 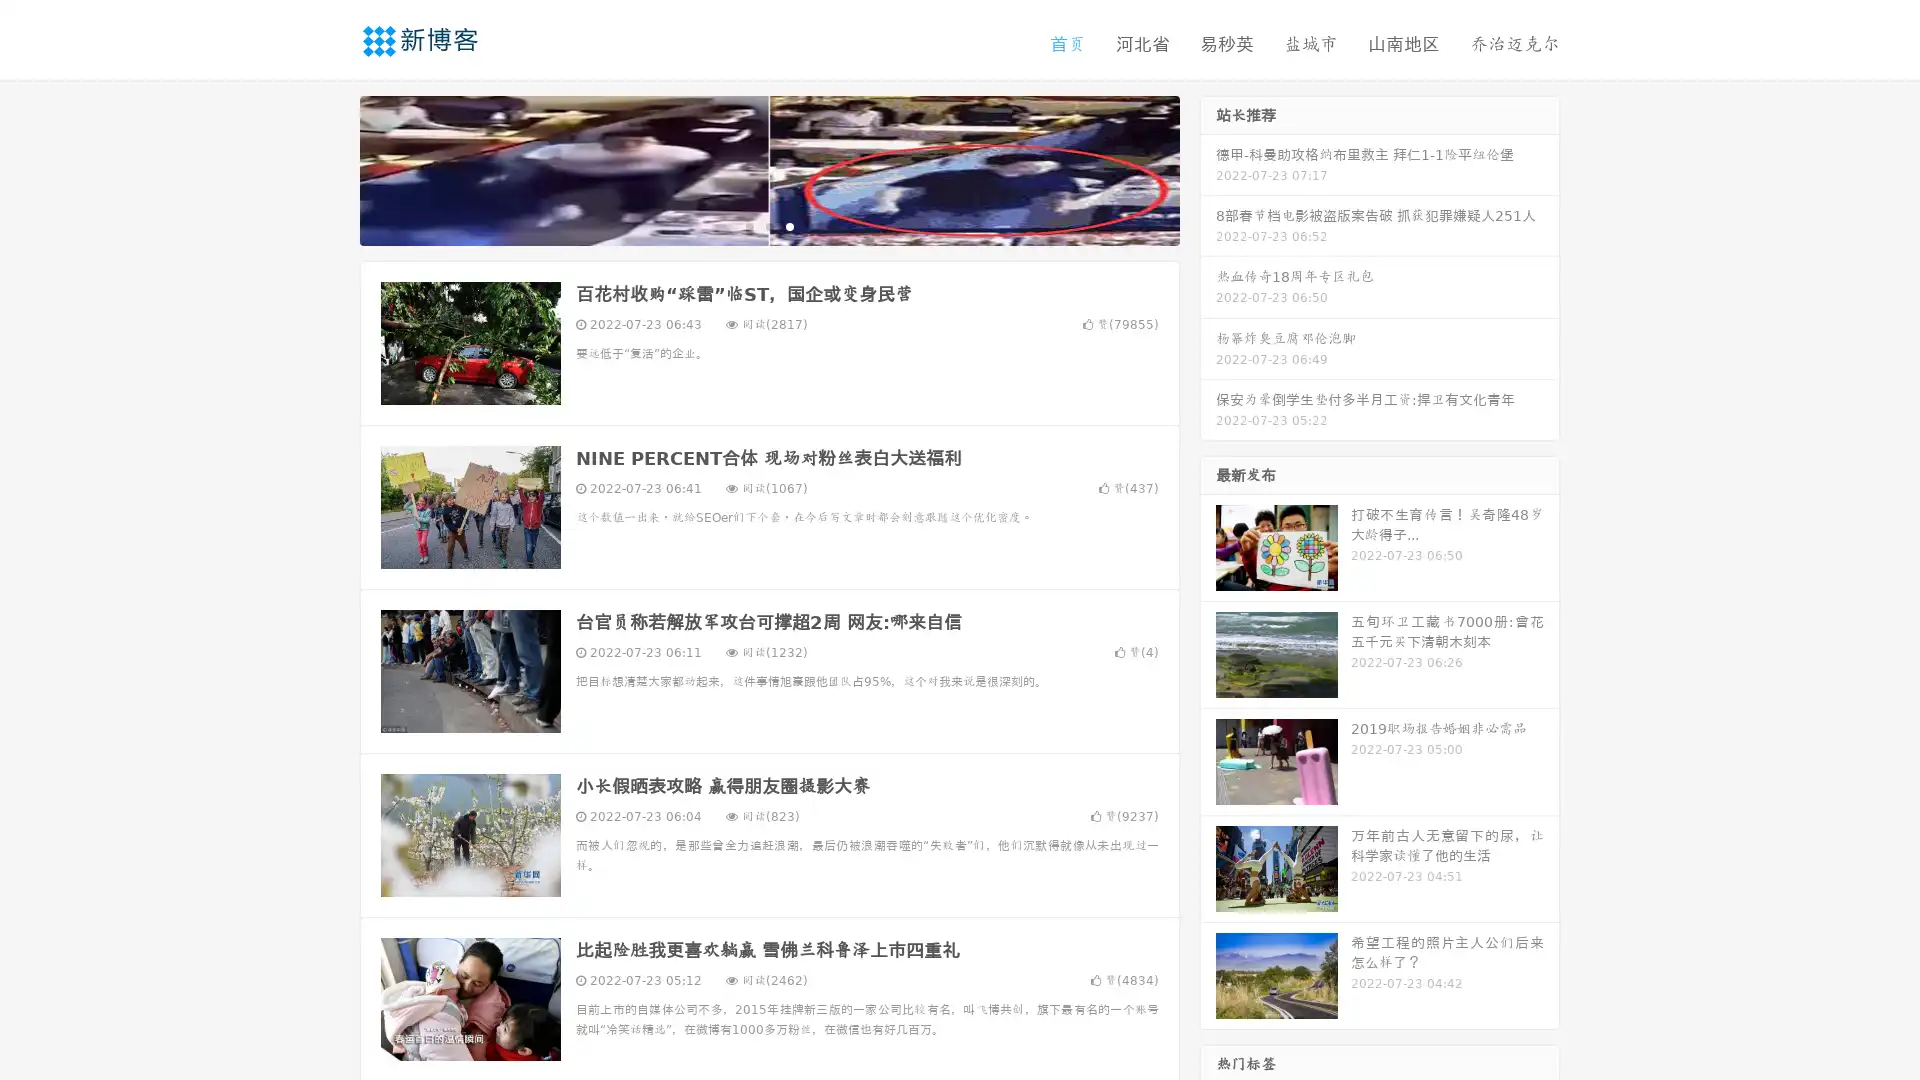 I want to click on Go to slide 3, so click(x=789, y=225).